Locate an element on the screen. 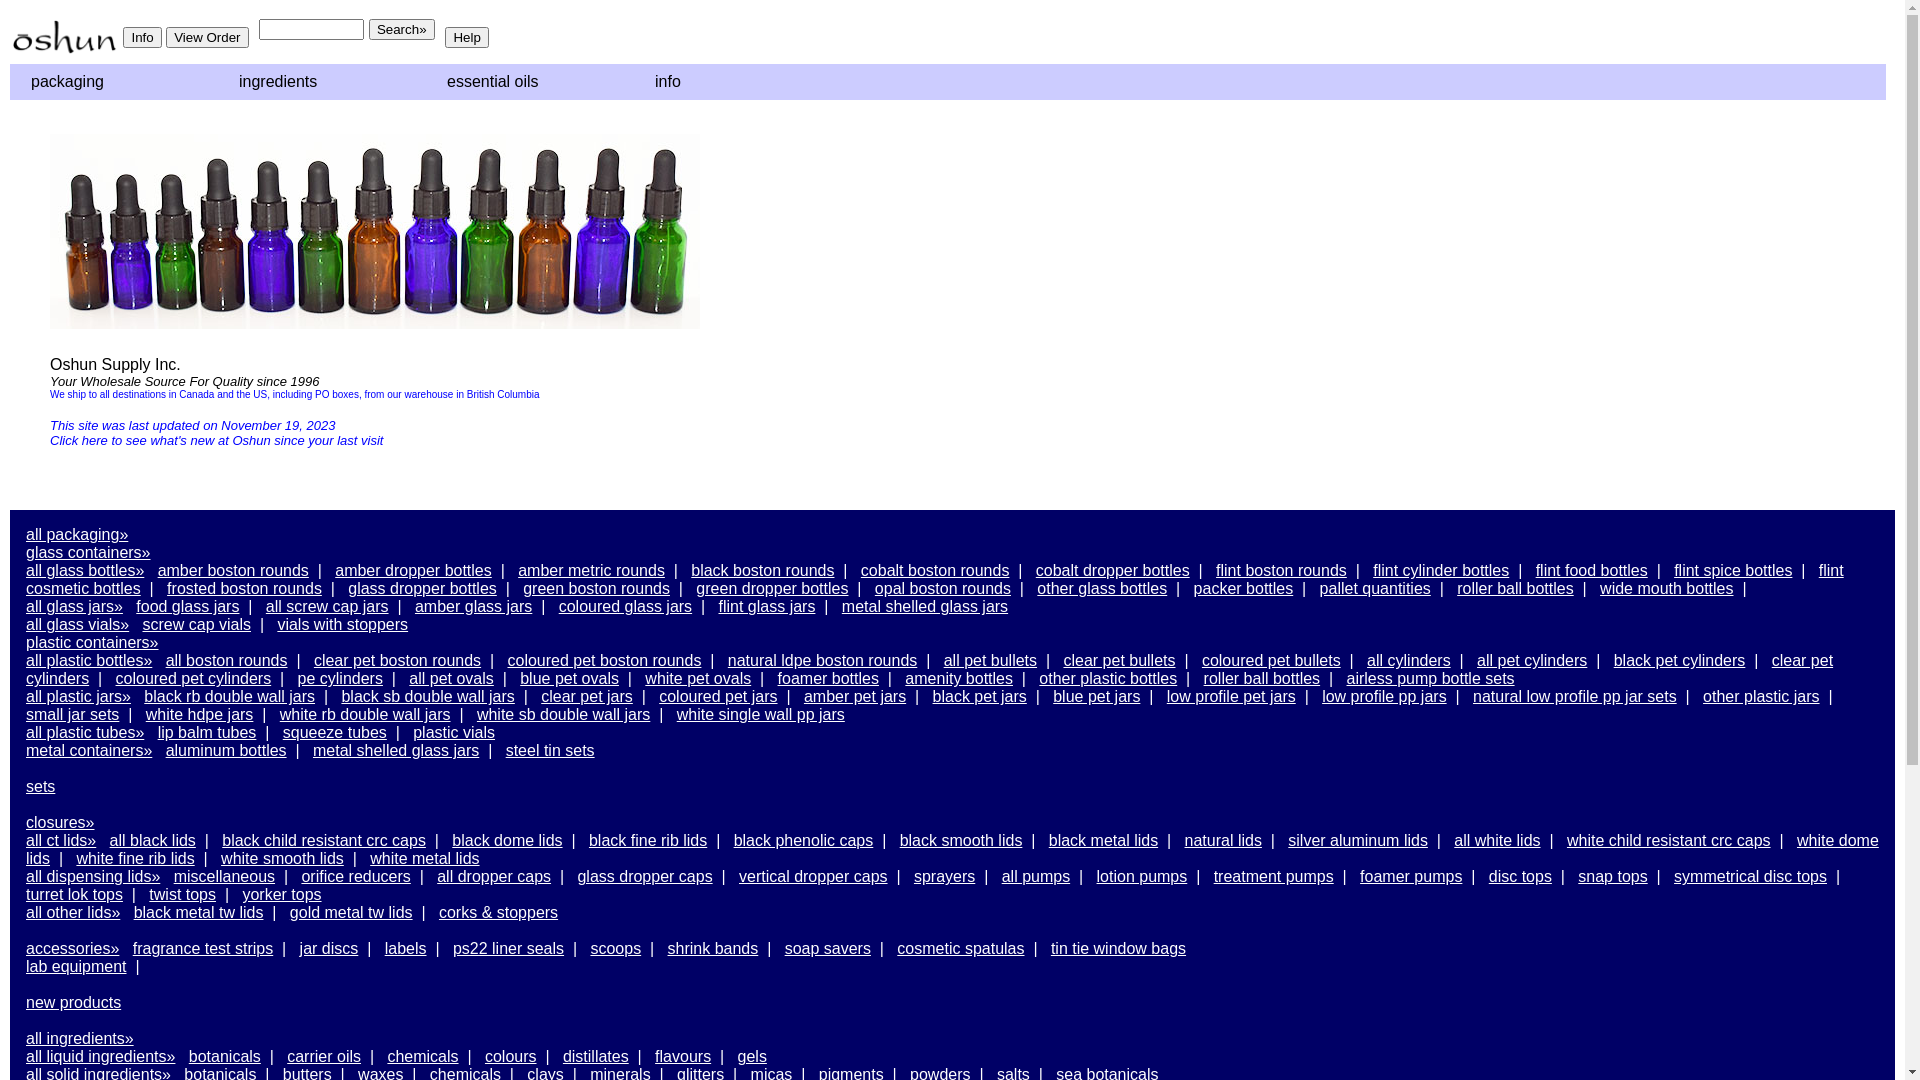  'white pet ovals' is located at coordinates (697, 677).